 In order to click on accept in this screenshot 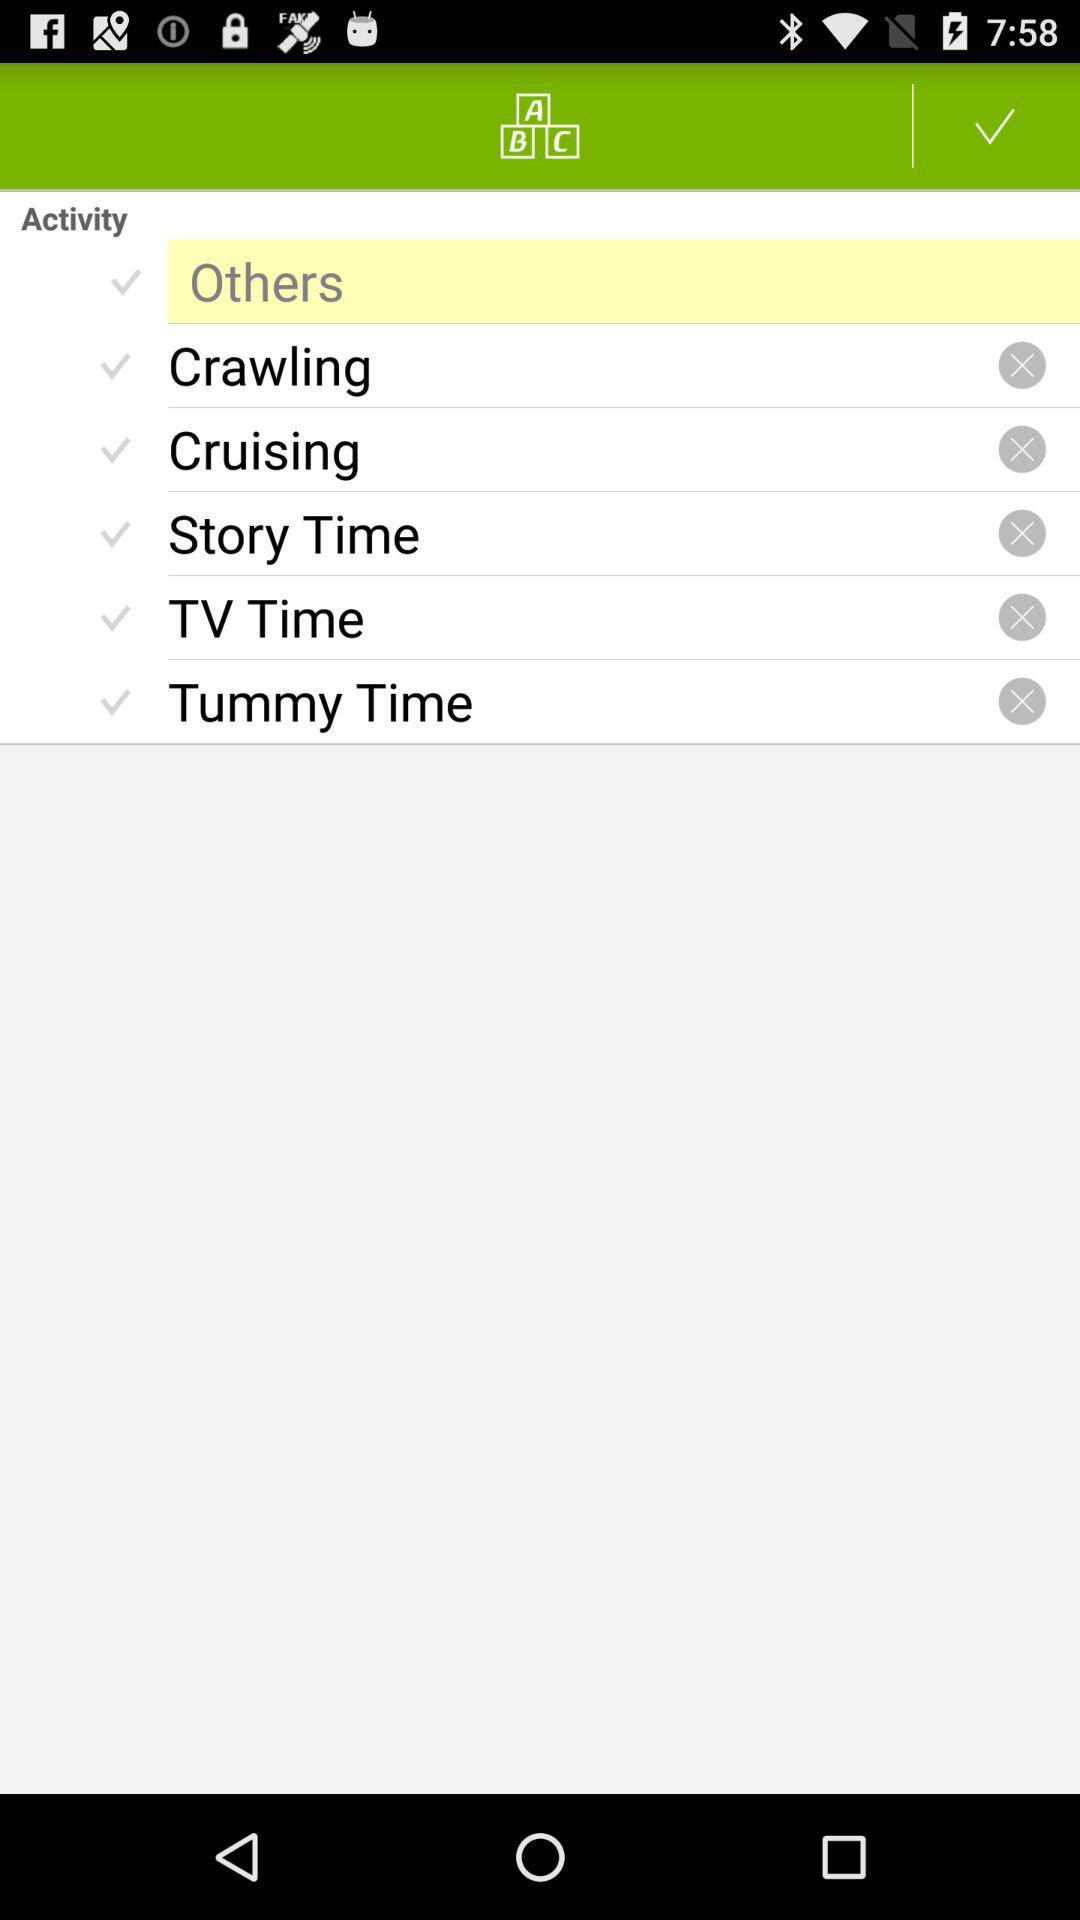, I will do `click(995, 124)`.